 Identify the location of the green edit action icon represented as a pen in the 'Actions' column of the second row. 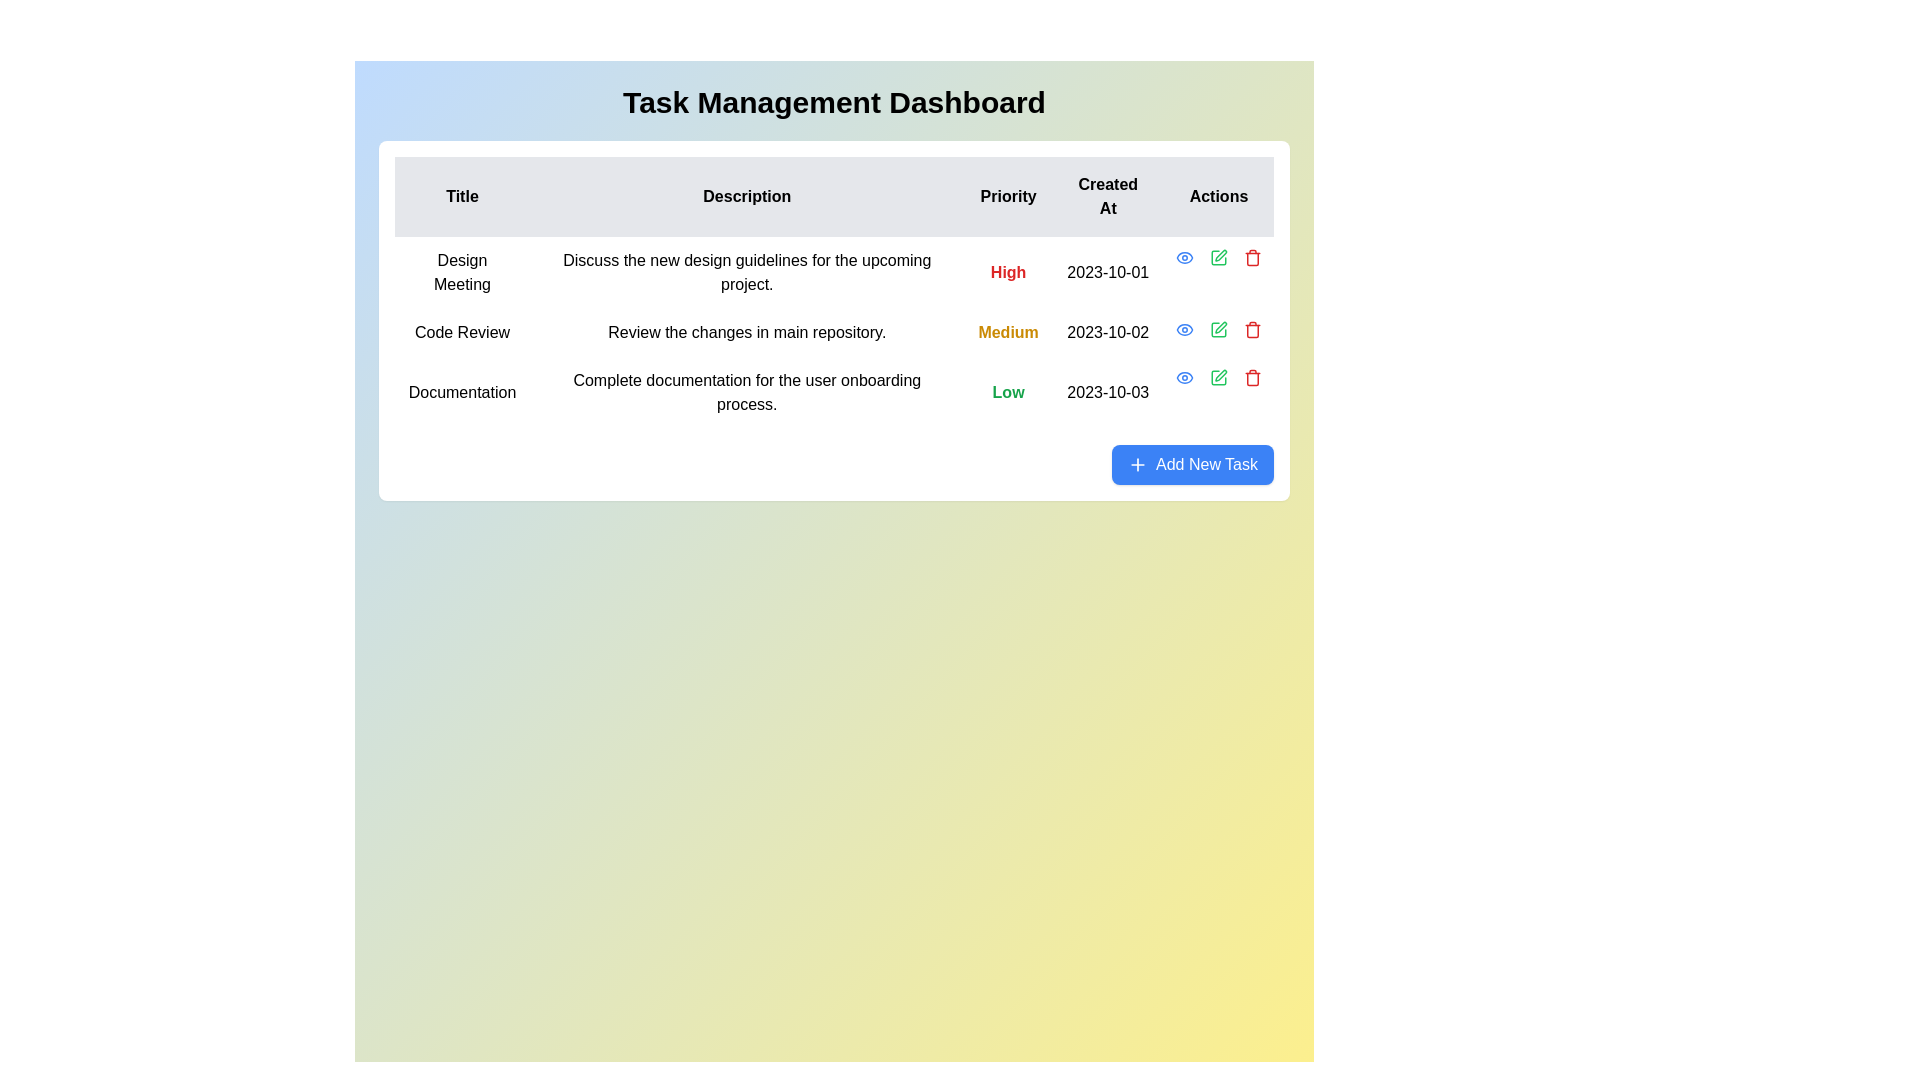
(1218, 329).